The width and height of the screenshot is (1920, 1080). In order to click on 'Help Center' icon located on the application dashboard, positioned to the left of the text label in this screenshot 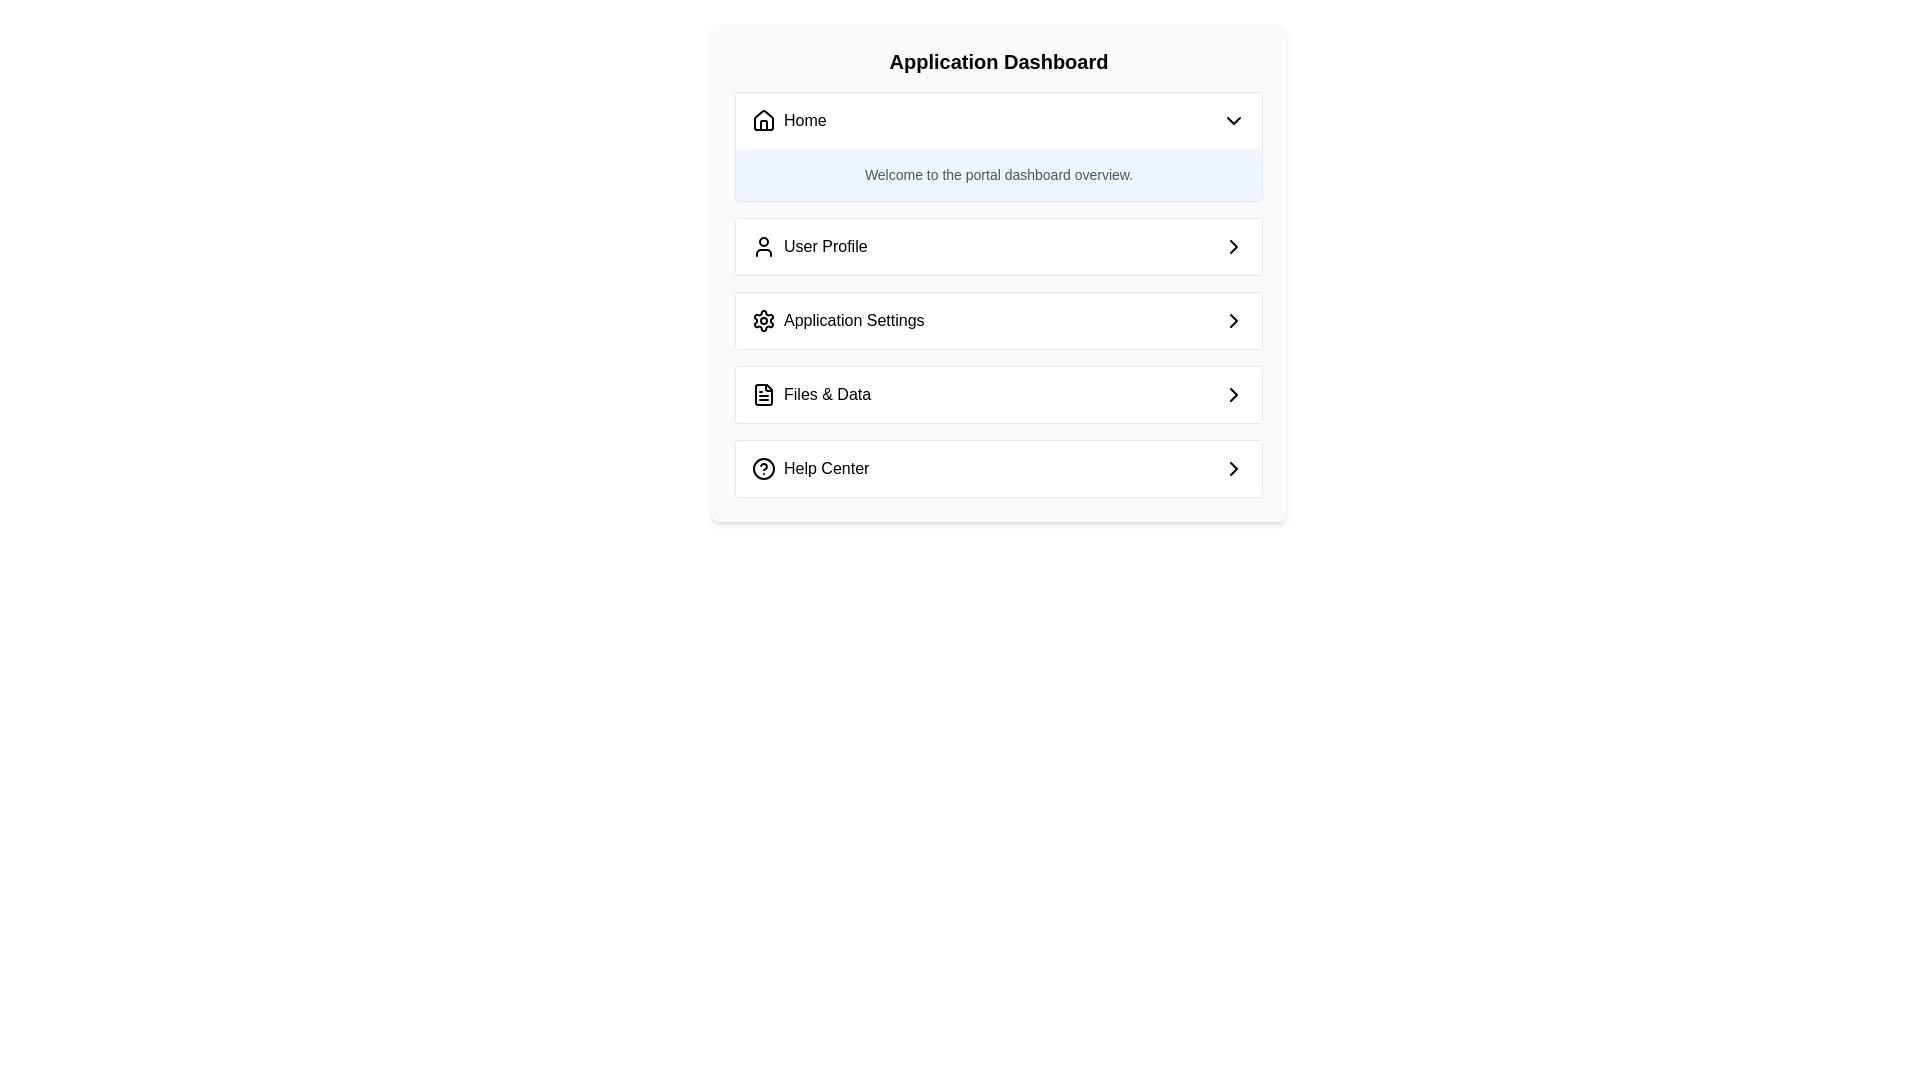, I will do `click(762, 469)`.